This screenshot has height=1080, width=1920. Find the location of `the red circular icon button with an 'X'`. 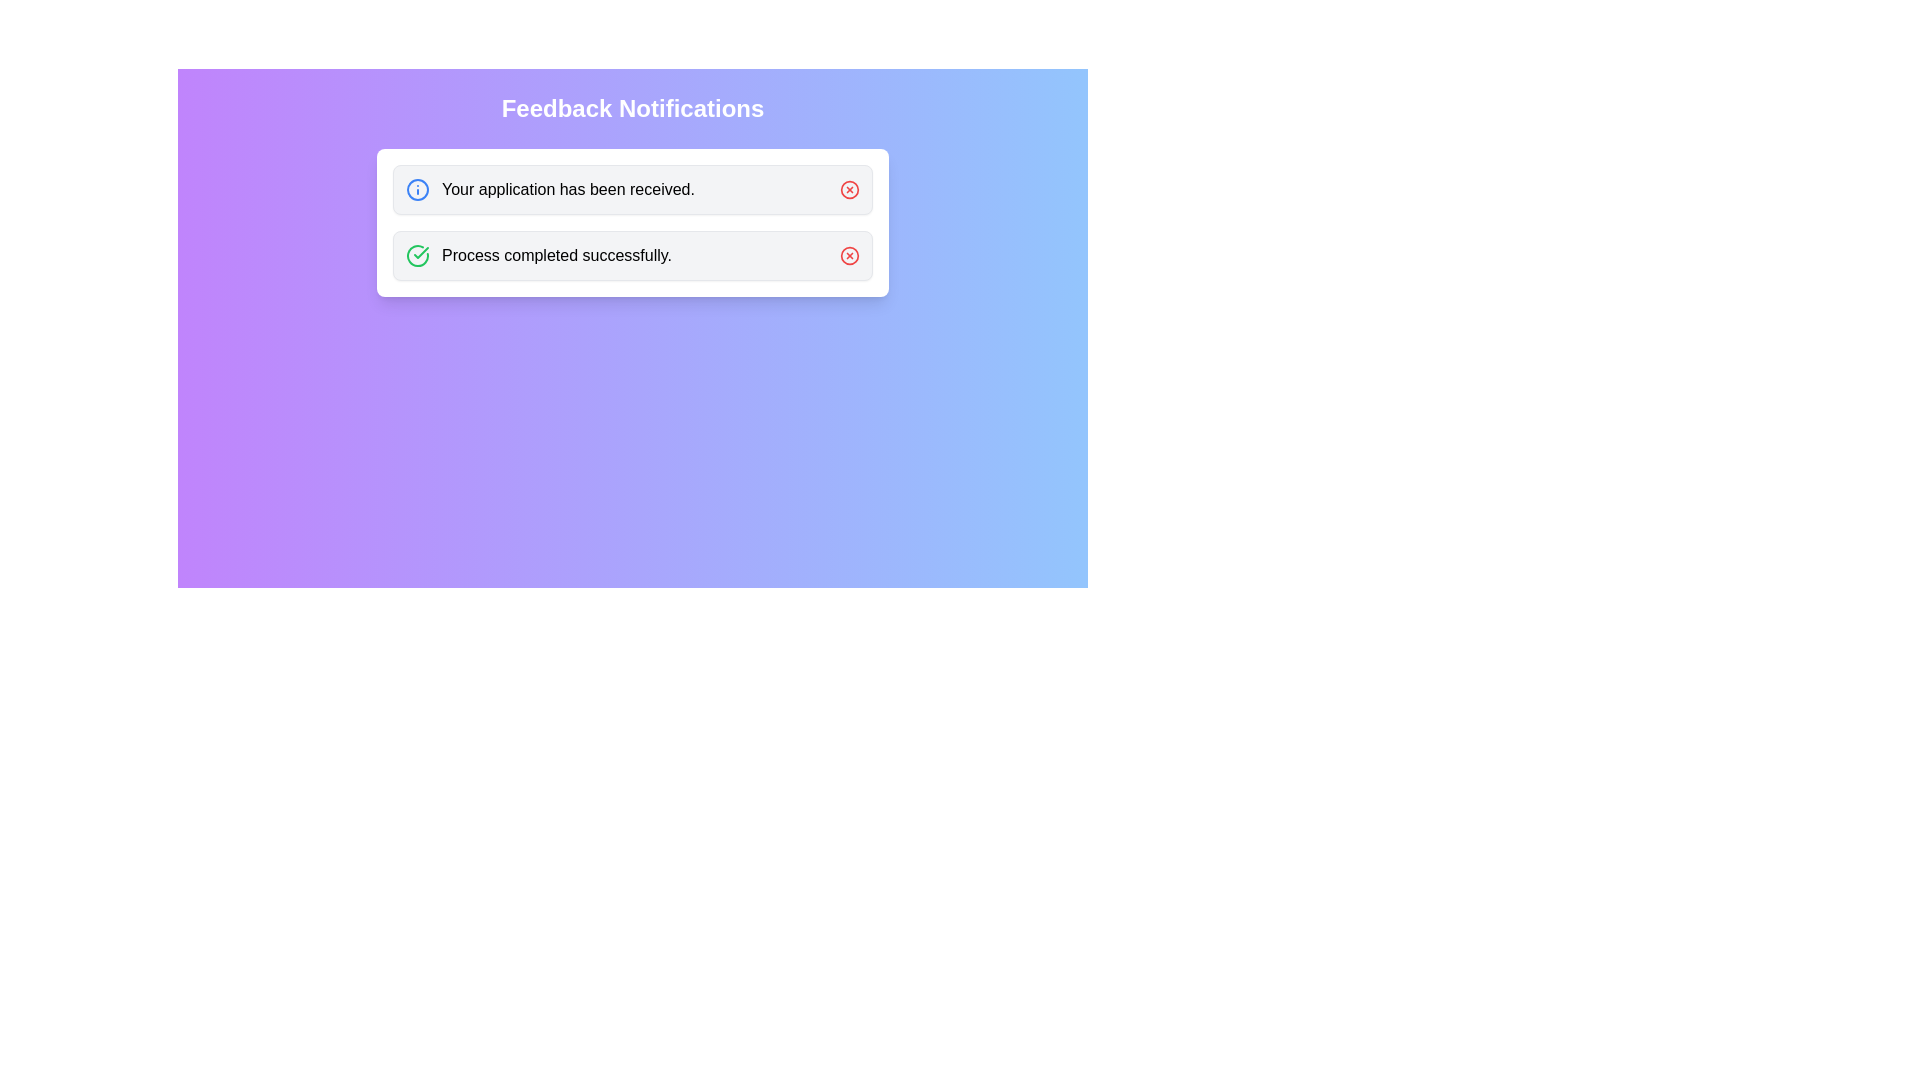

the red circular icon button with an 'X' is located at coordinates (849, 189).